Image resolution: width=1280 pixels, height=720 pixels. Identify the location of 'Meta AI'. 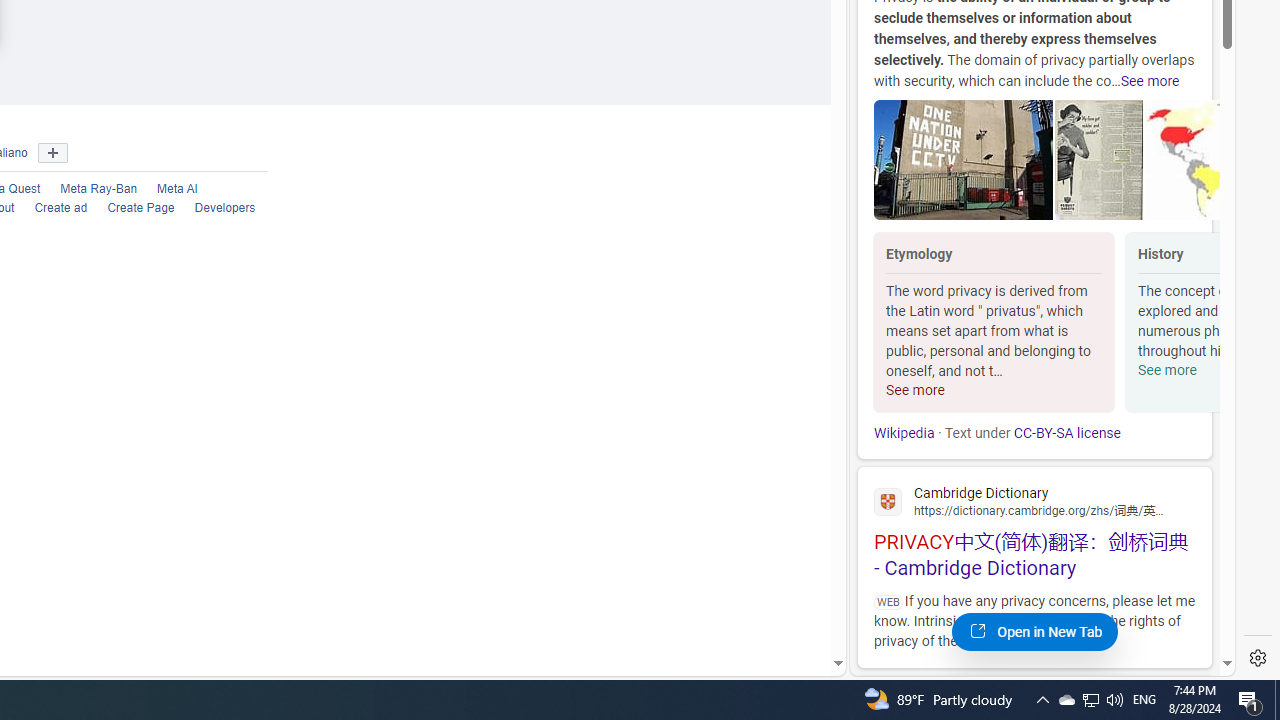
(177, 189).